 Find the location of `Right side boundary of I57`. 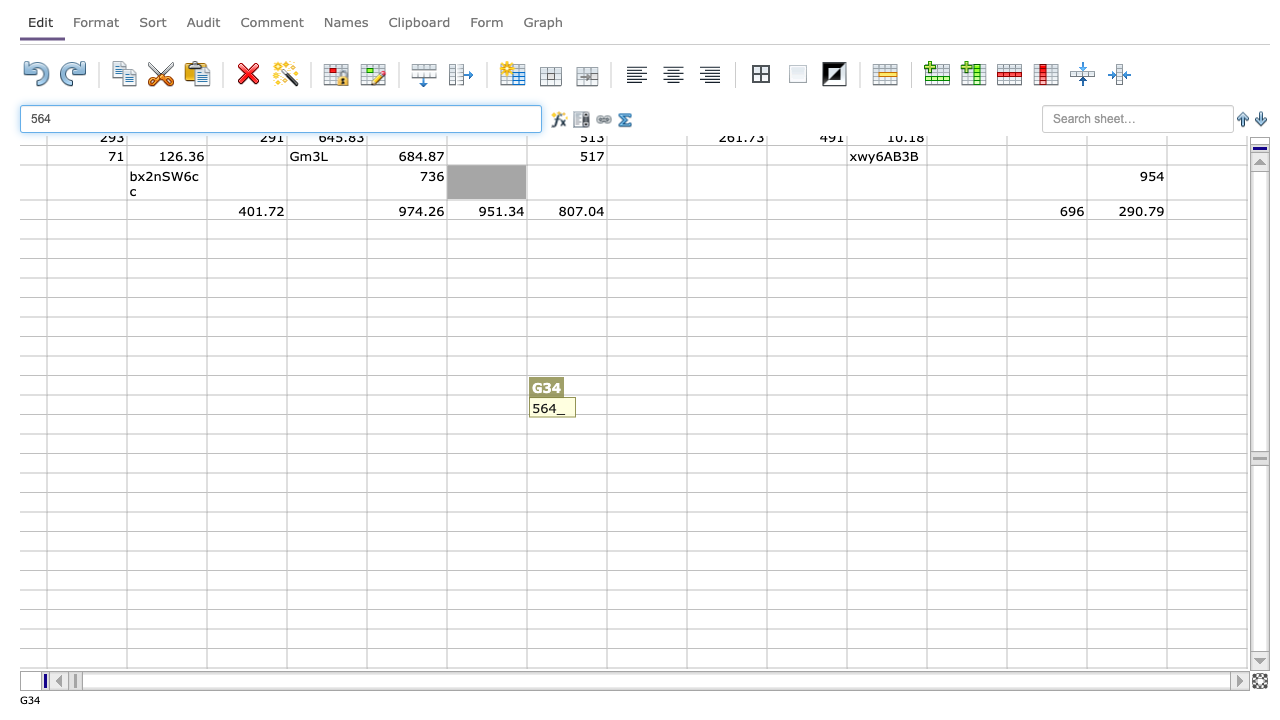

Right side boundary of I57 is located at coordinates (686, 638).